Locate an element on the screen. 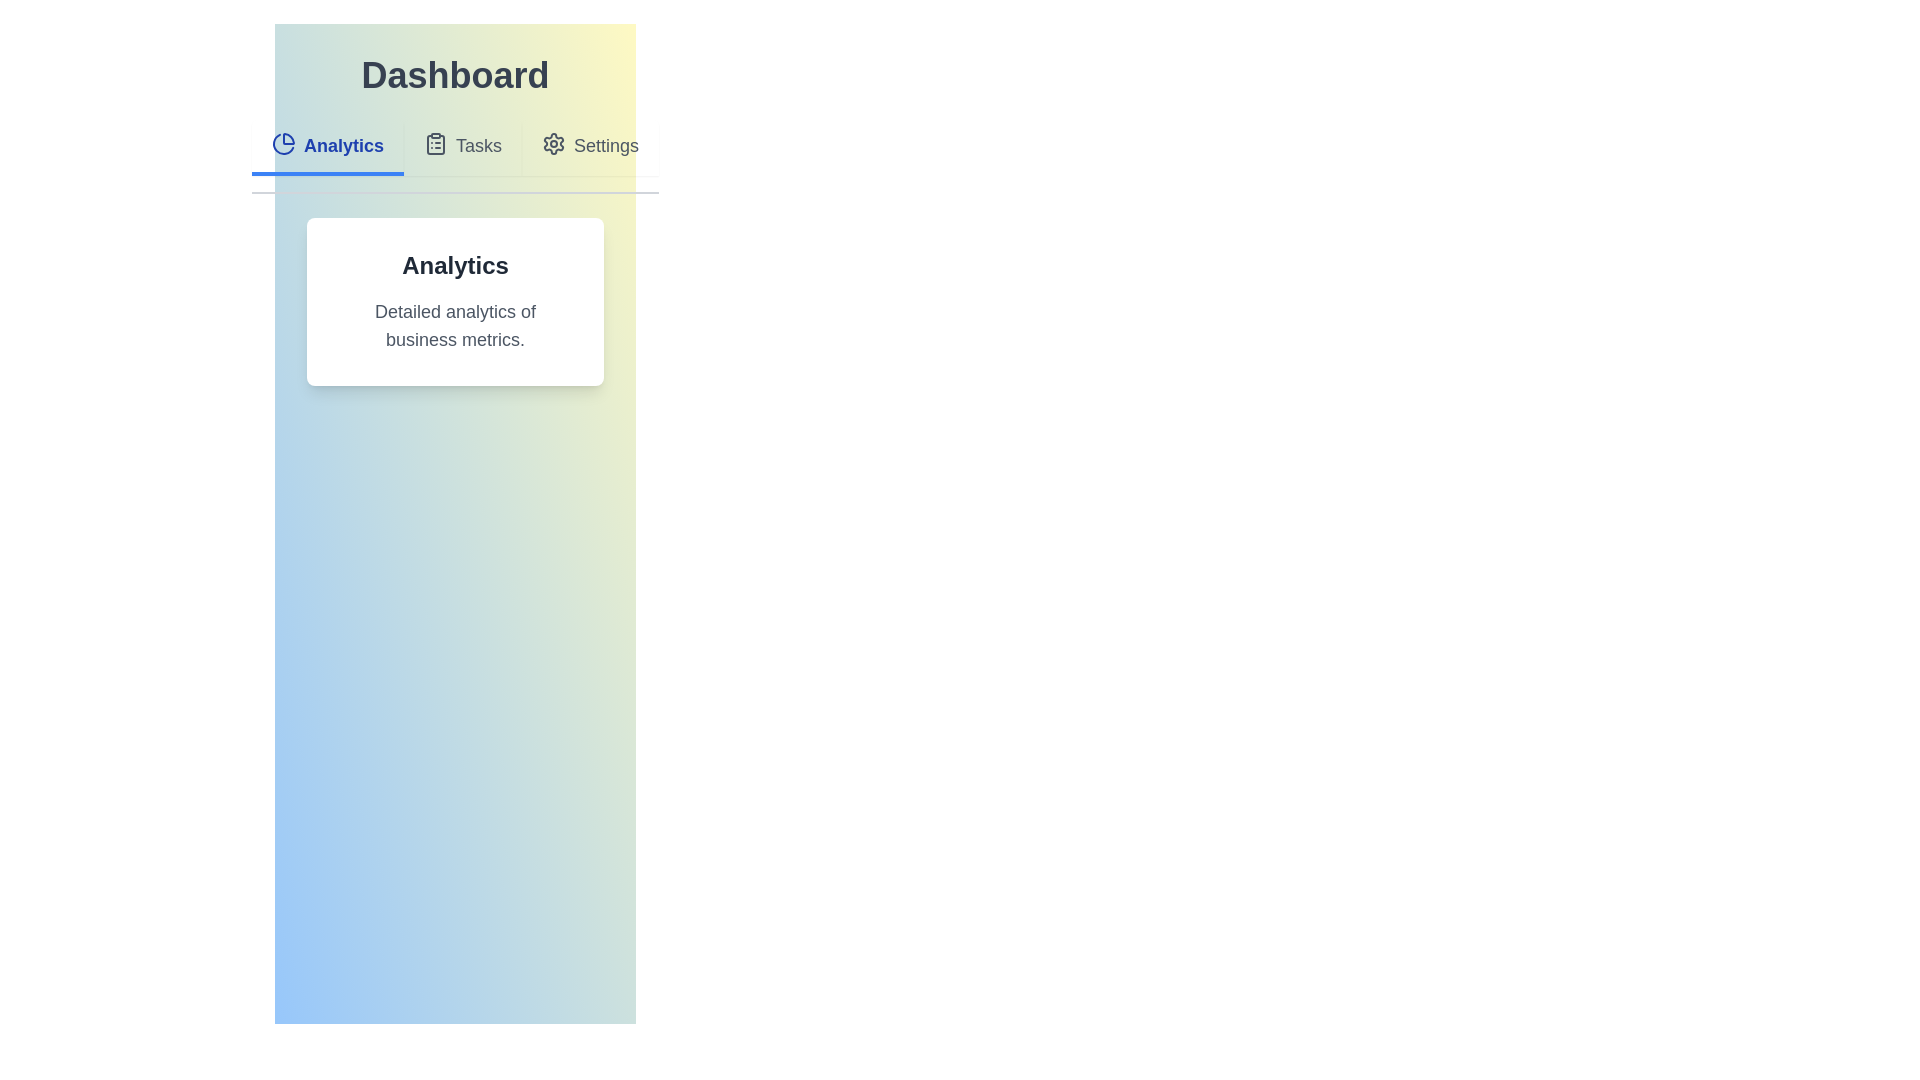 This screenshot has width=1920, height=1080. the Analytics tab to observe its hover effect is located at coordinates (326, 146).